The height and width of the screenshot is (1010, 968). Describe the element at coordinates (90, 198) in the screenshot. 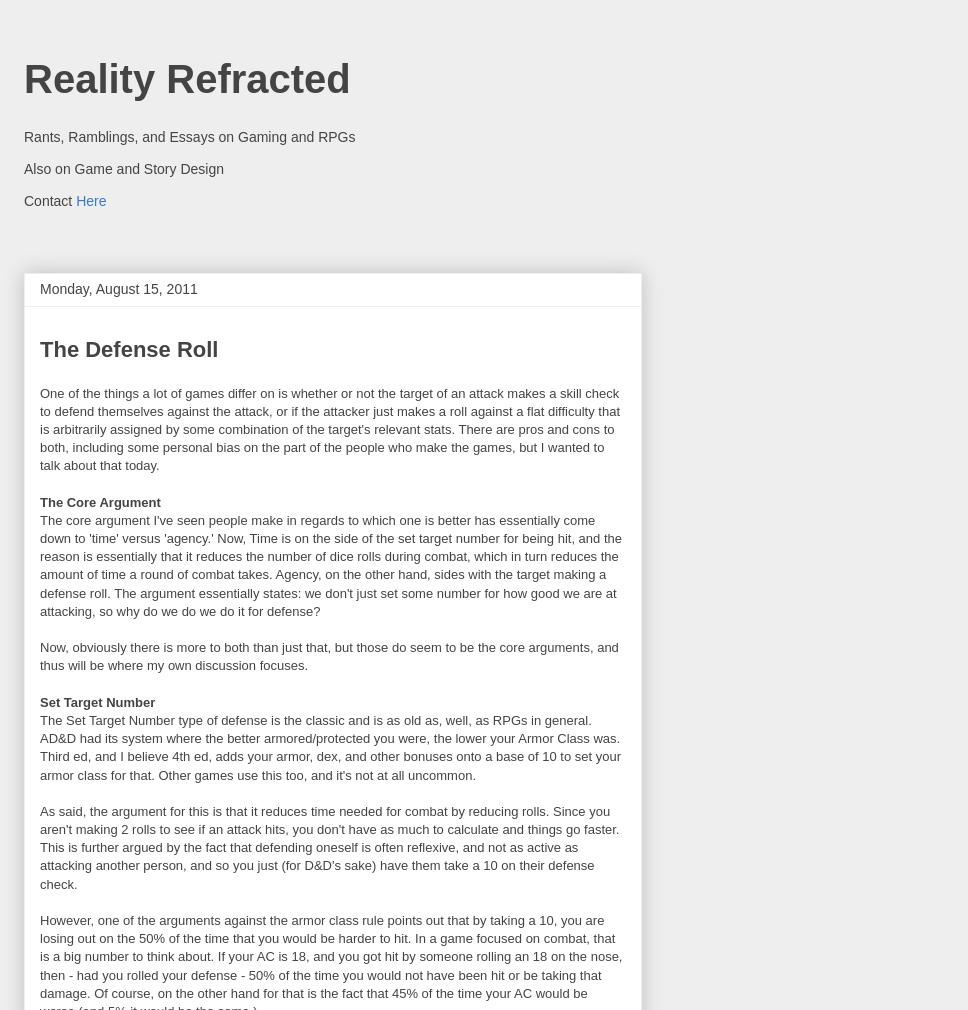

I see `'Here'` at that location.